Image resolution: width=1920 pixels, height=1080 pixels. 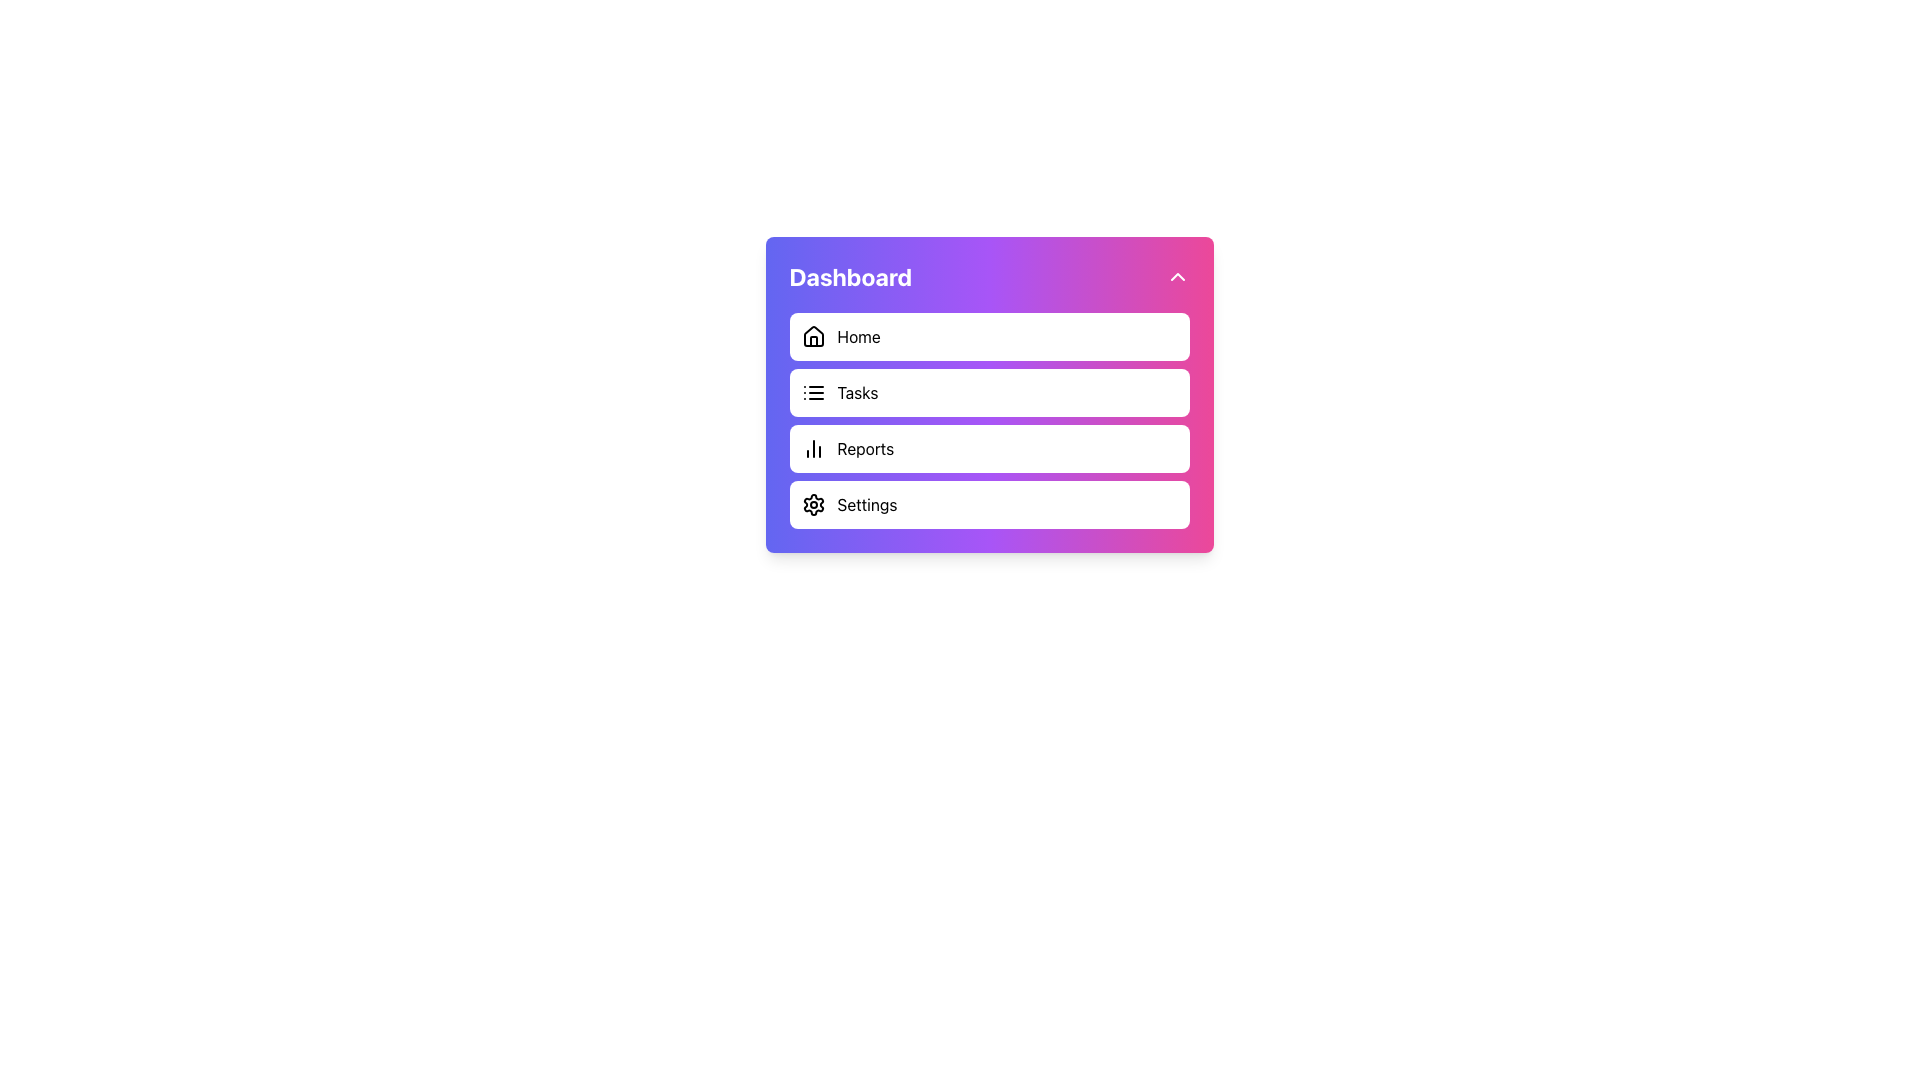 What do you see at coordinates (813, 340) in the screenshot?
I see `the vertical rectangular shape that represents the door line in the 'Home' icon within the dashboard box` at bounding box center [813, 340].